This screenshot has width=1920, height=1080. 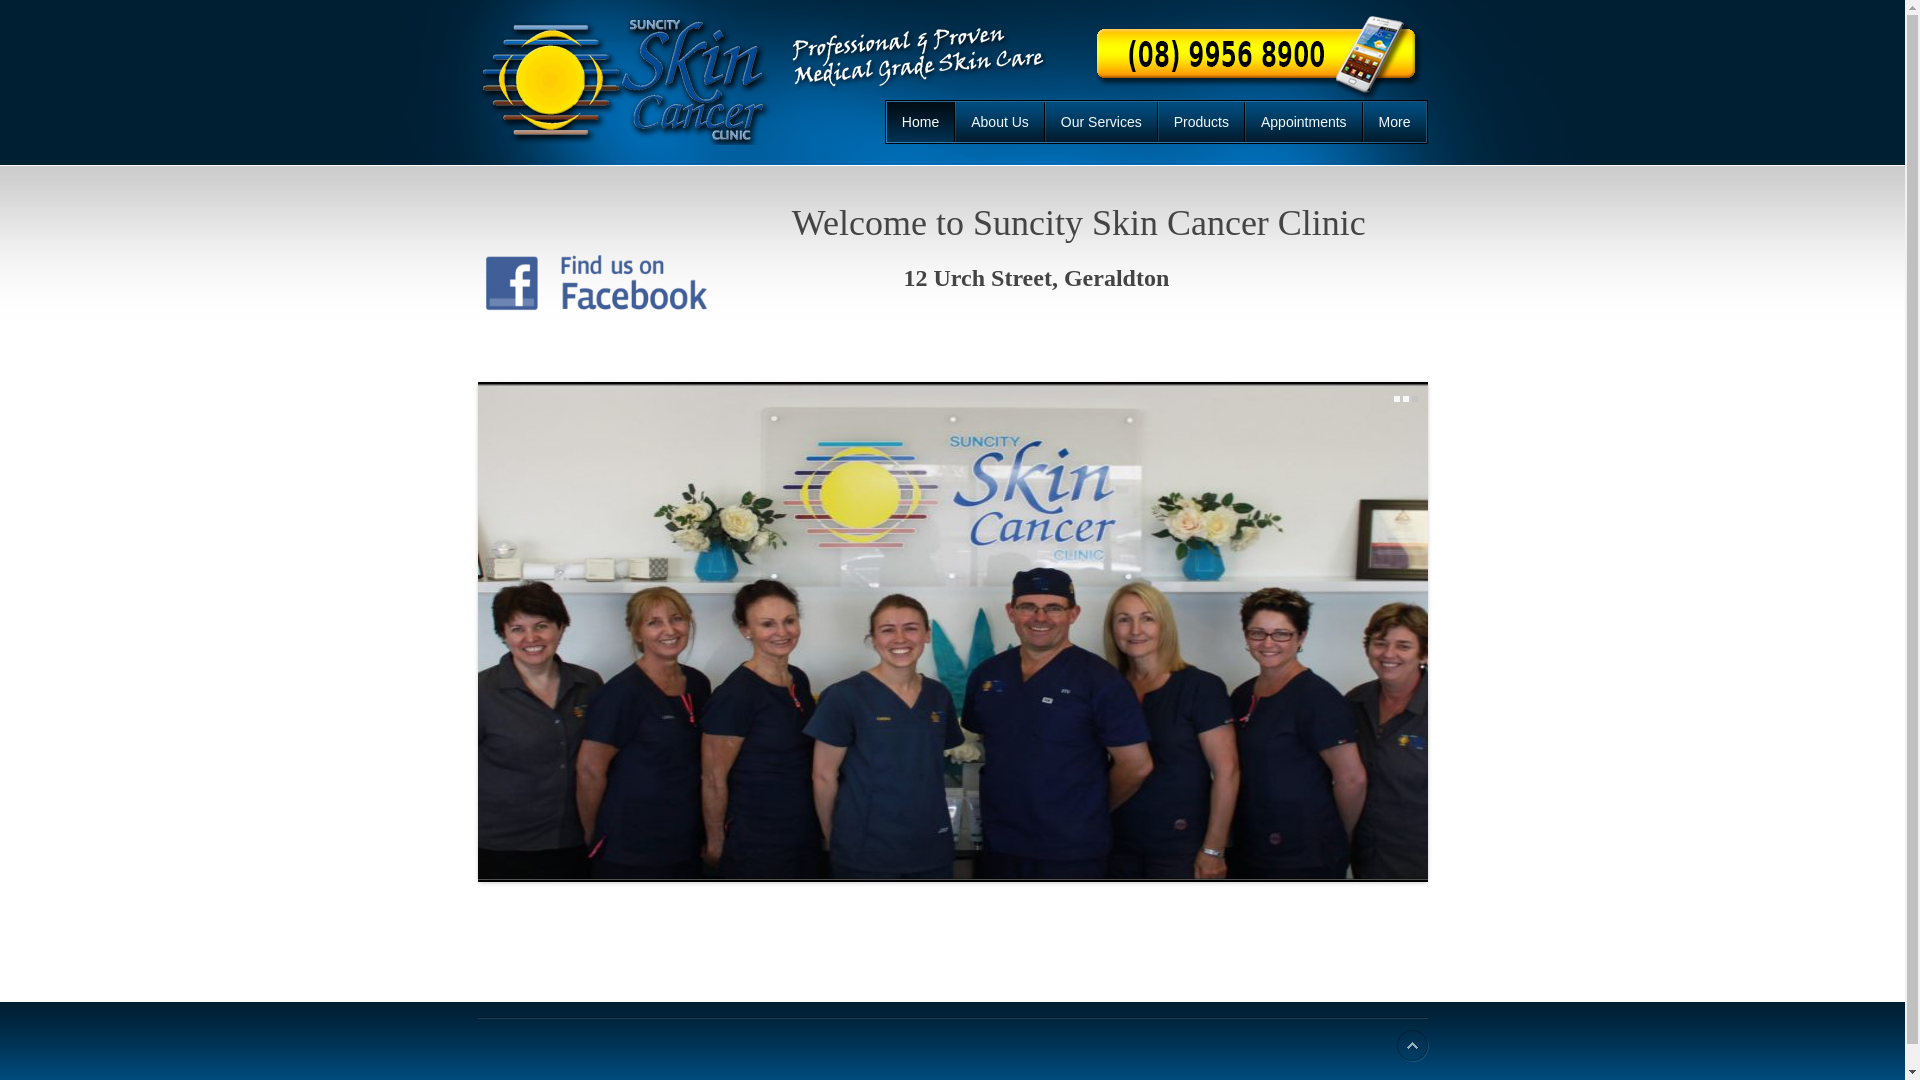 I want to click on 'More', so click(x=1362, y=122).